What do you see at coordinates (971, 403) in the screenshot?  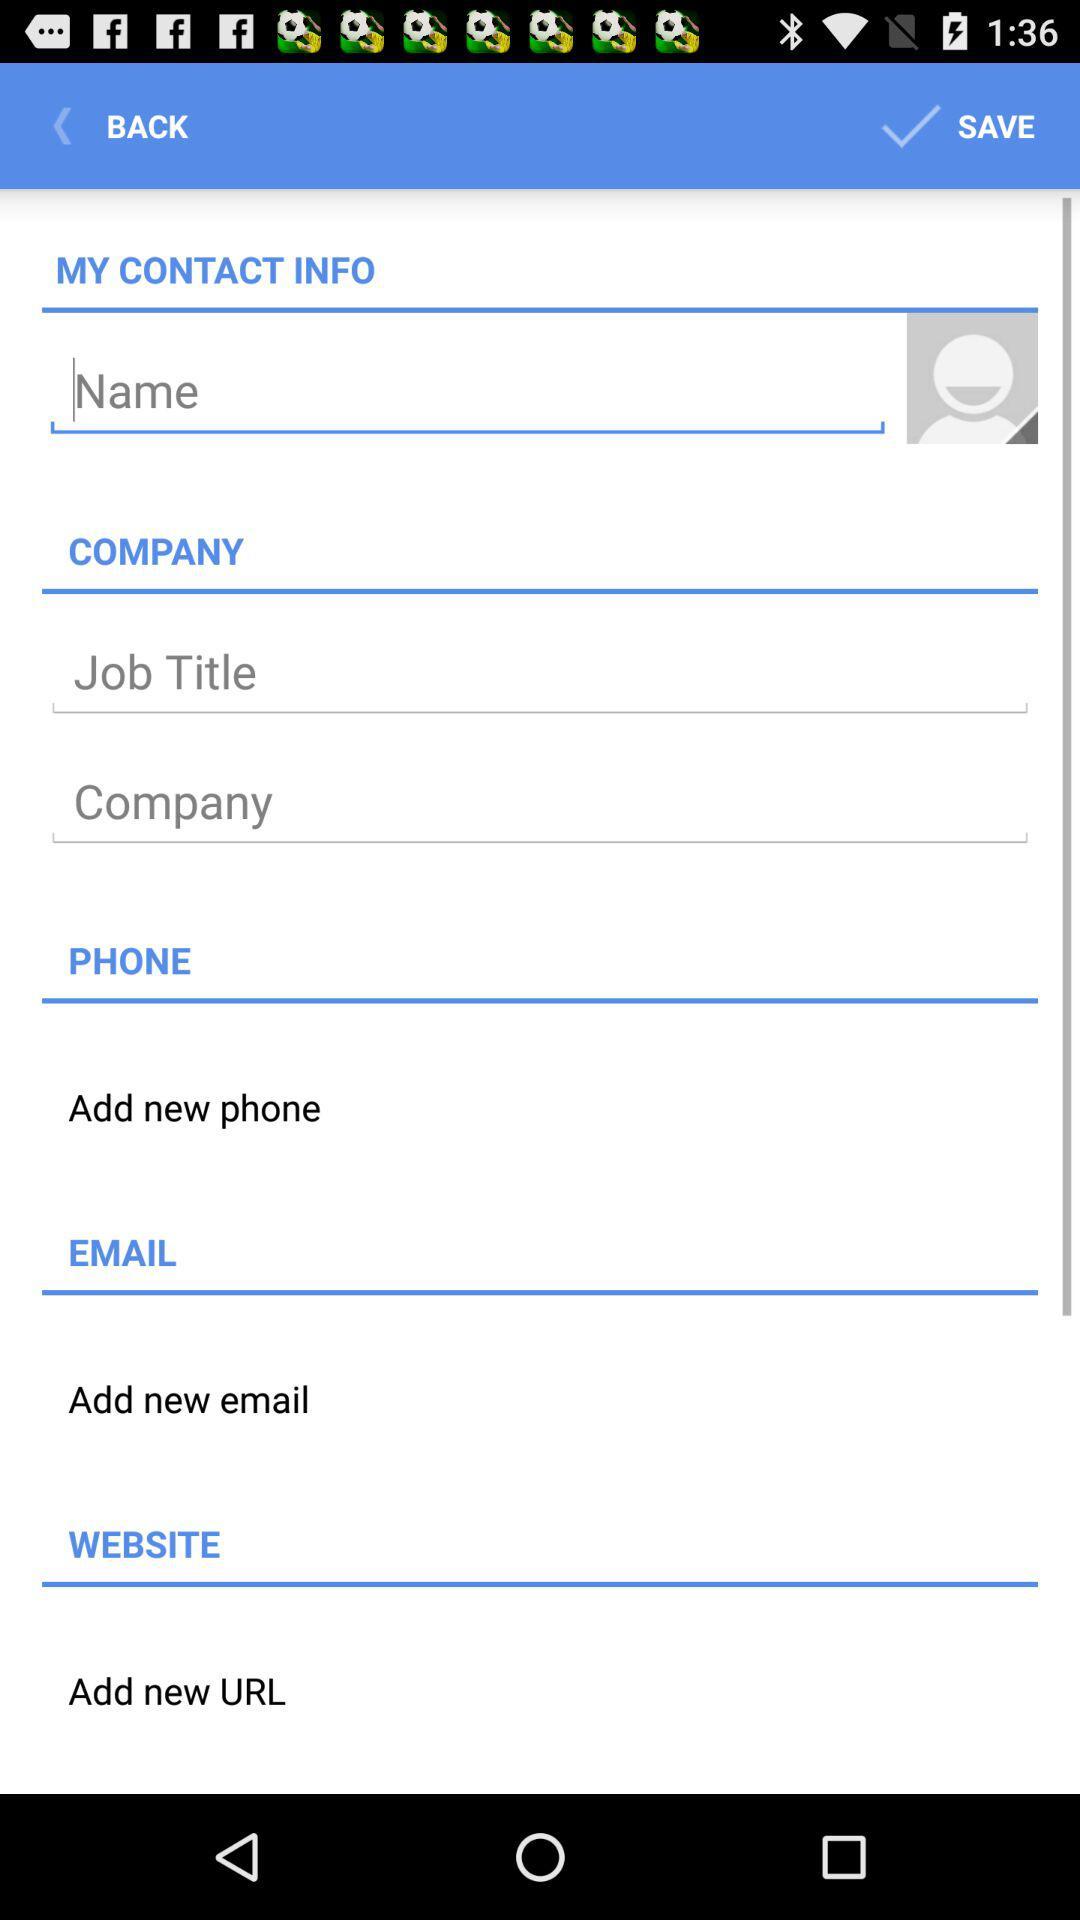 I see `the avatar icon` at bounding box center [971, 403].